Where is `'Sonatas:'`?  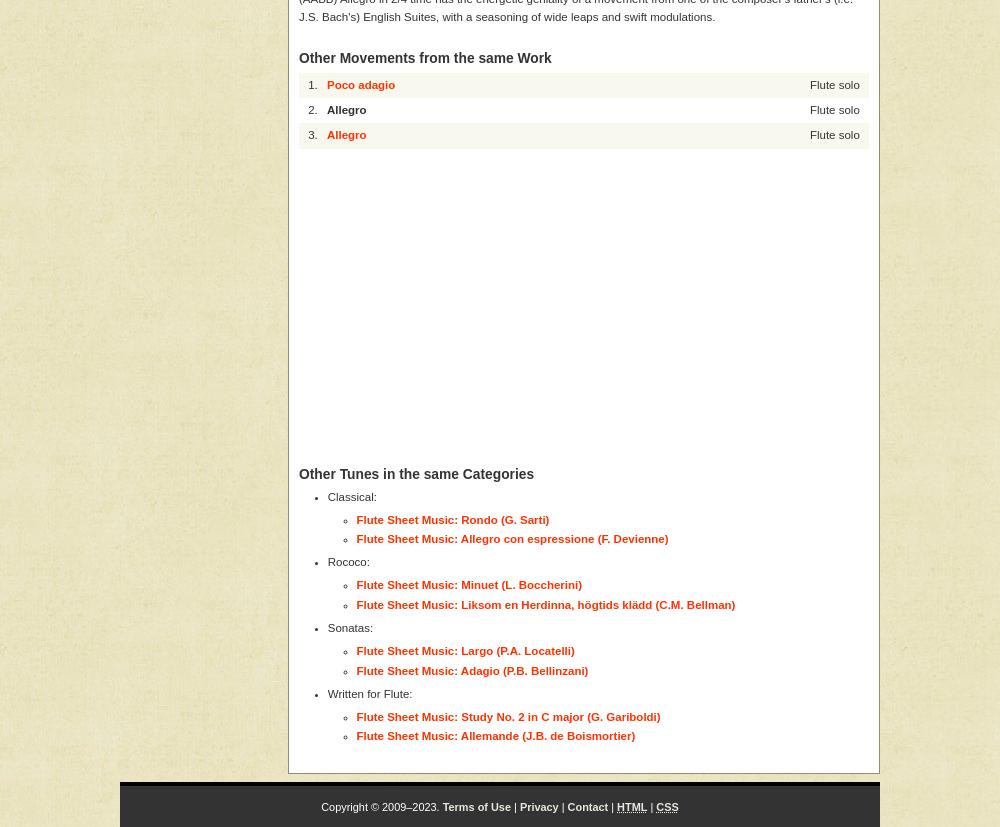 'Sonatas:' is located at coordinates (349, 627).